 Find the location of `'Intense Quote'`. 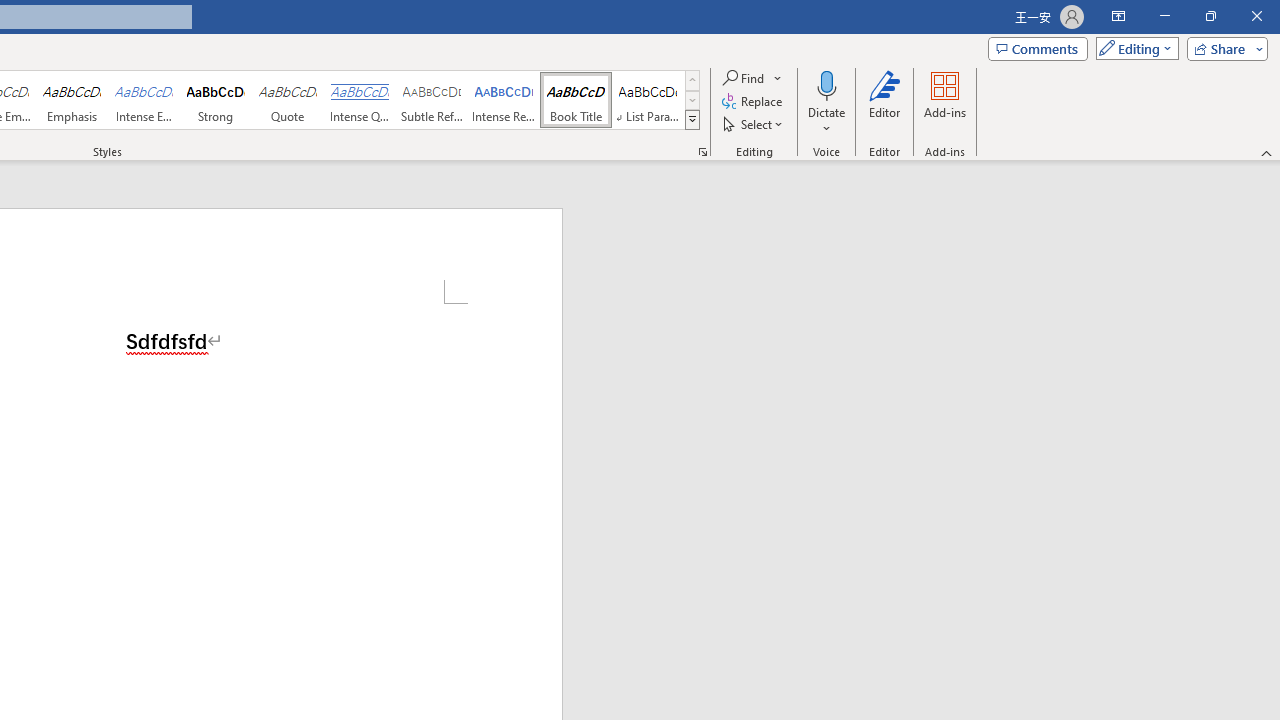

'Intense Quote' is located at coordinates (359, 100).